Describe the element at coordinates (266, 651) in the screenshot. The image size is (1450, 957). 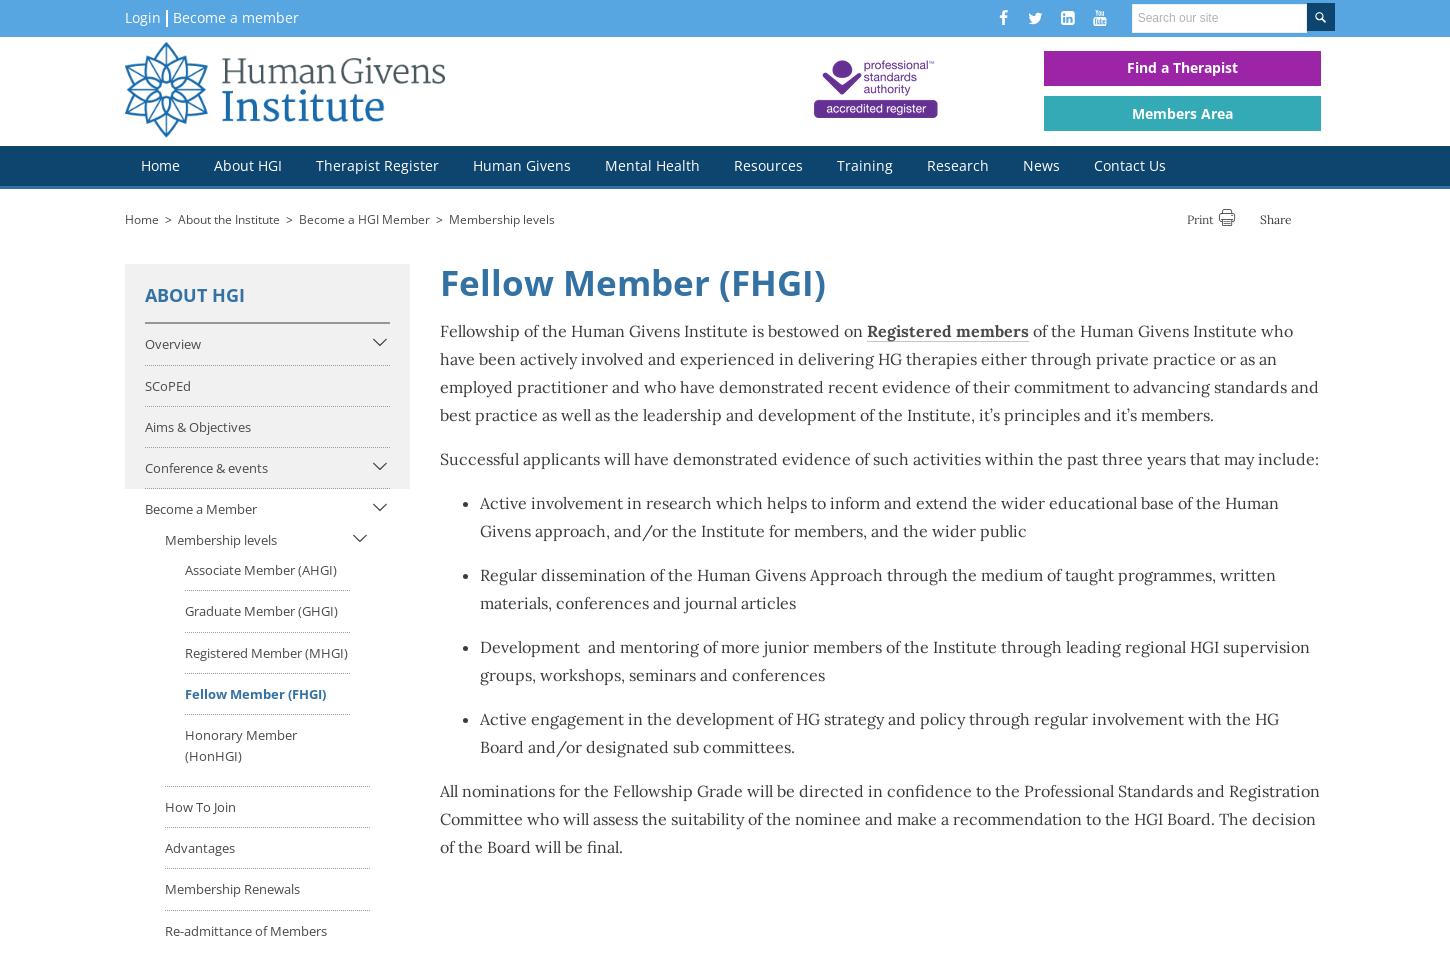
I see `'Registered Member (MHGI)'` at that location.